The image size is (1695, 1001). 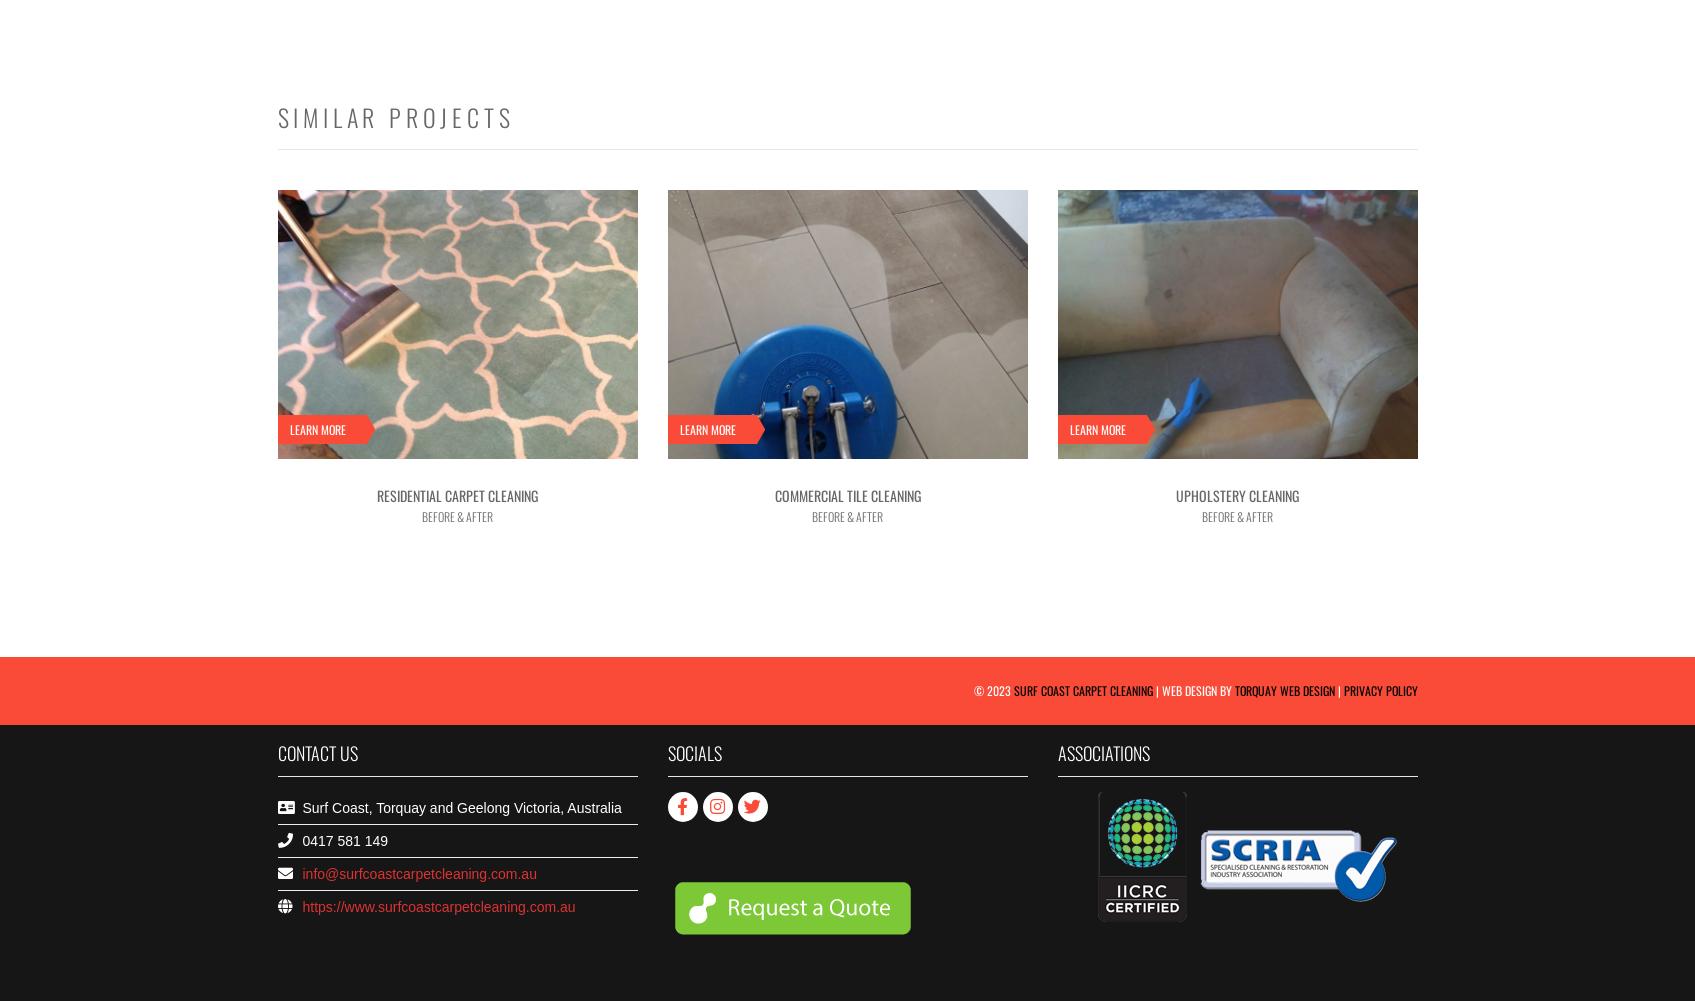 What do you see at coordinates (438, 907) in the screenshot?
I see `'https://www.surfcoastcarpetcleaning.com.au'` at bounding box center [438, 907].